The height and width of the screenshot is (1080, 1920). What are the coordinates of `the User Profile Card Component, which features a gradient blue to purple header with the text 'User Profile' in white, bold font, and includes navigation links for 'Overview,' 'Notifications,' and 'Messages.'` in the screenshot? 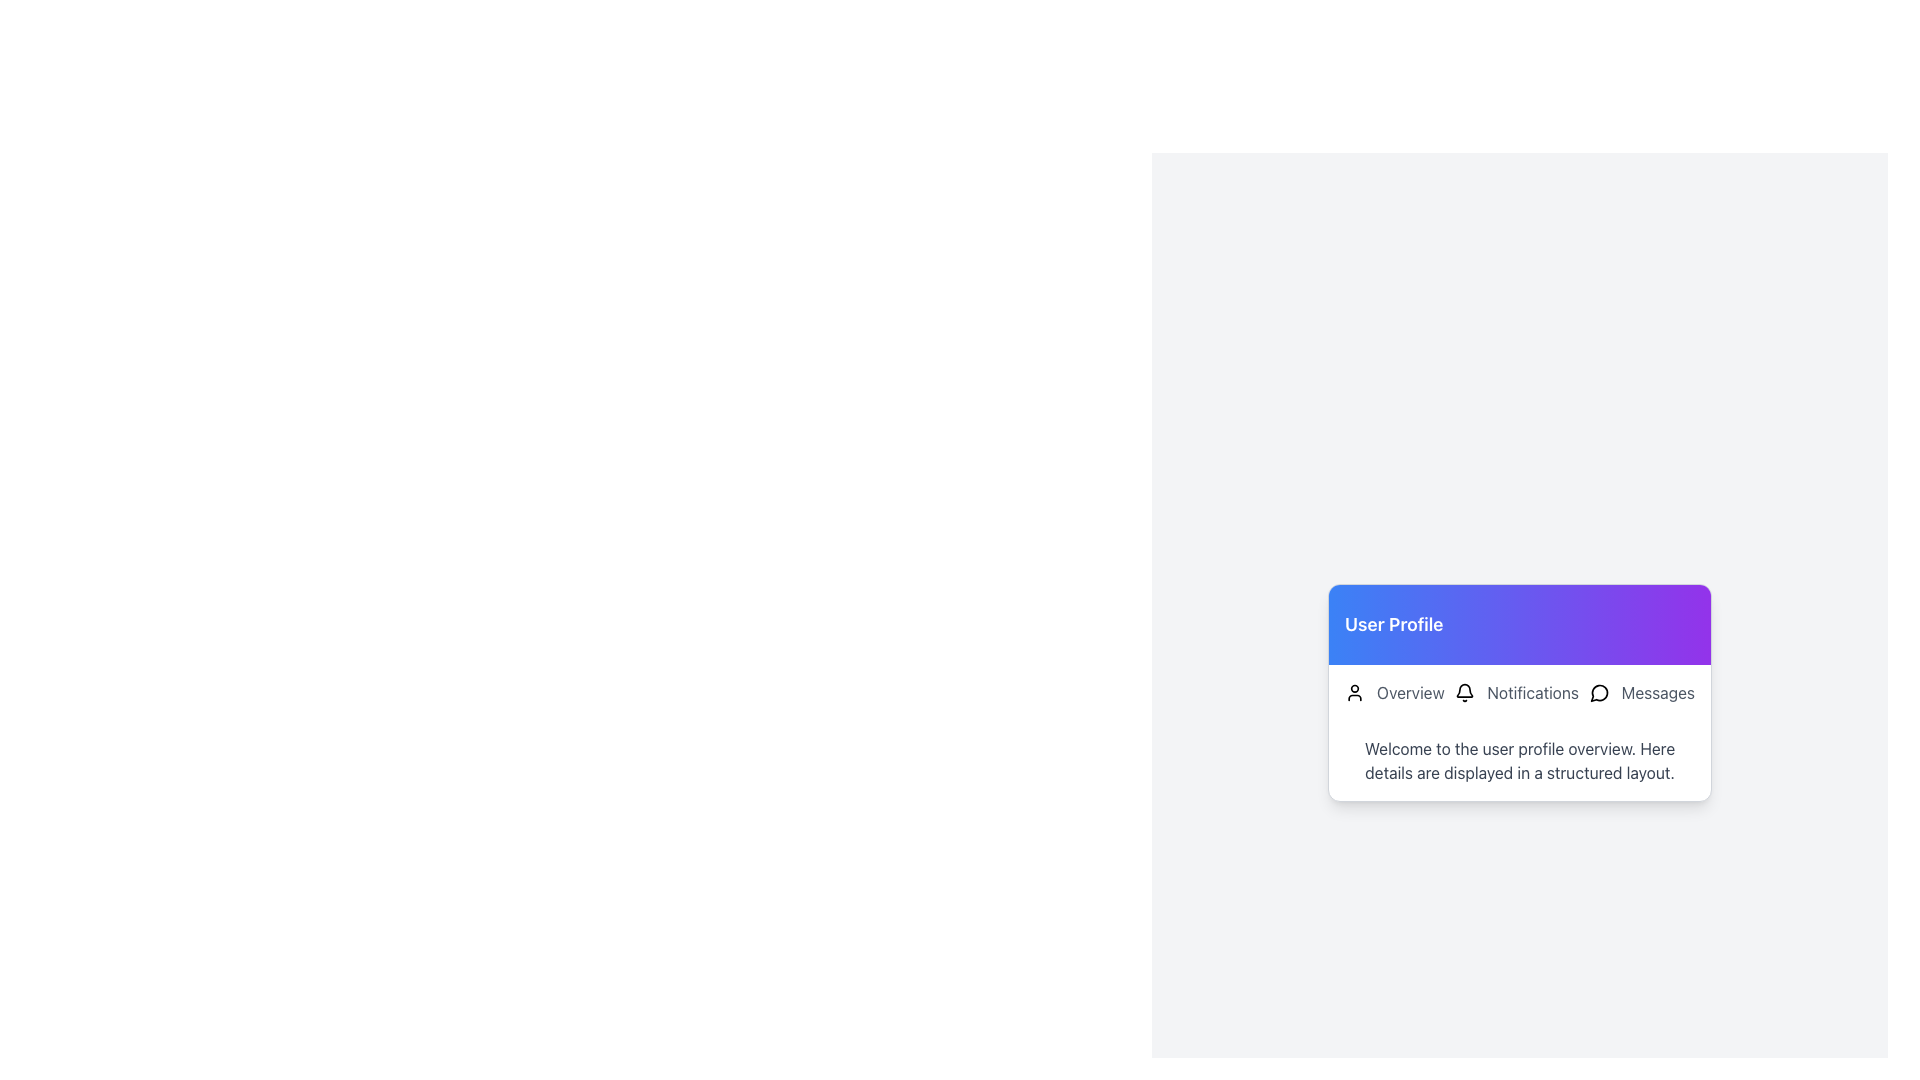 It's located at (1520, 692).